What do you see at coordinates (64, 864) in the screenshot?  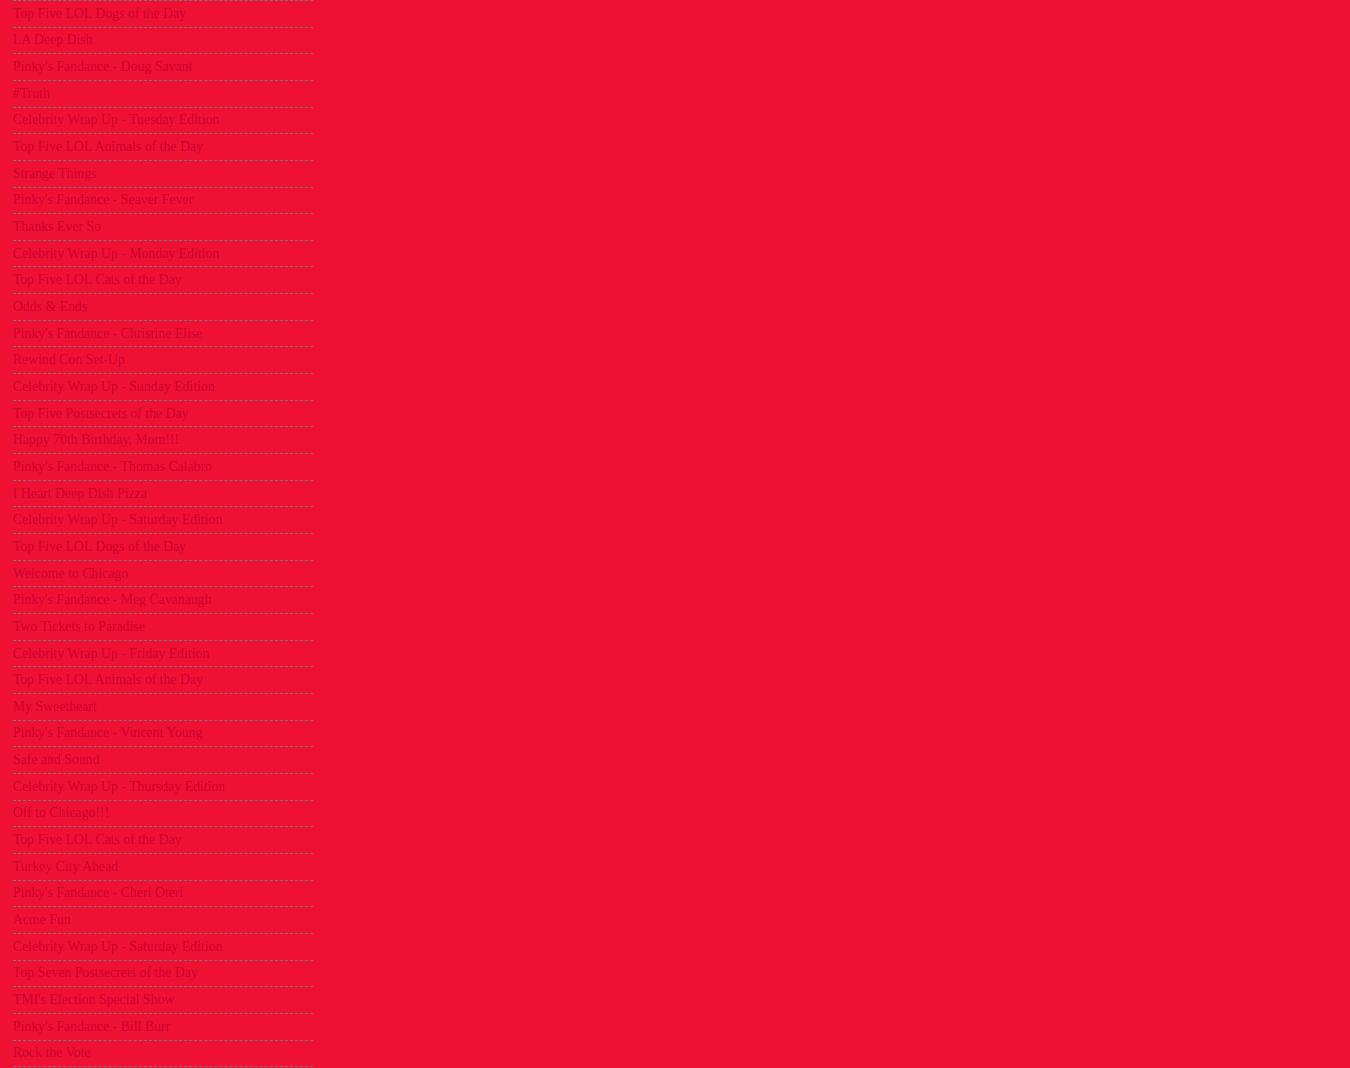 I see `'Turkey City Ahead'` at bounding box center [64, 864].